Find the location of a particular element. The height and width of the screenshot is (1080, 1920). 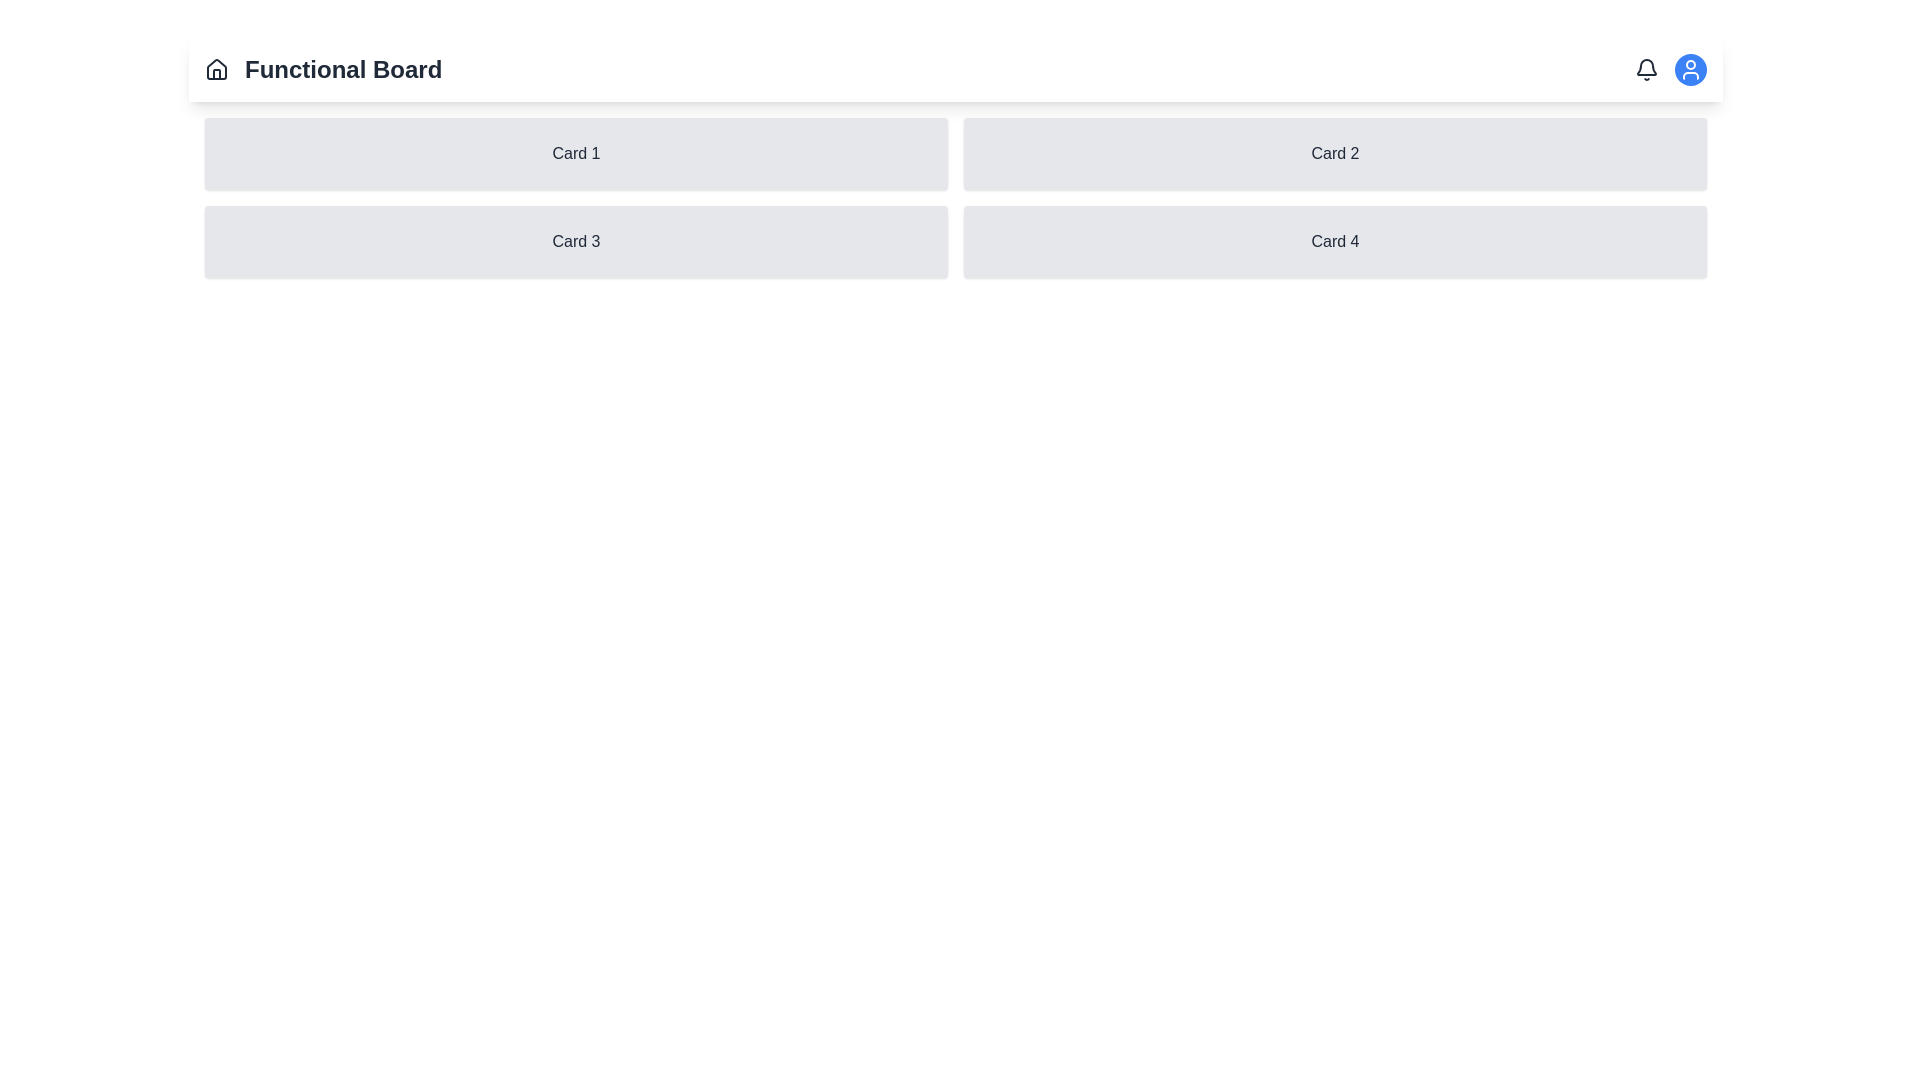

text content of the card with a gray background and bold text reading 'Card 4', located in the second column of the second row within a grid layout is located at coordinates (1335, 241).